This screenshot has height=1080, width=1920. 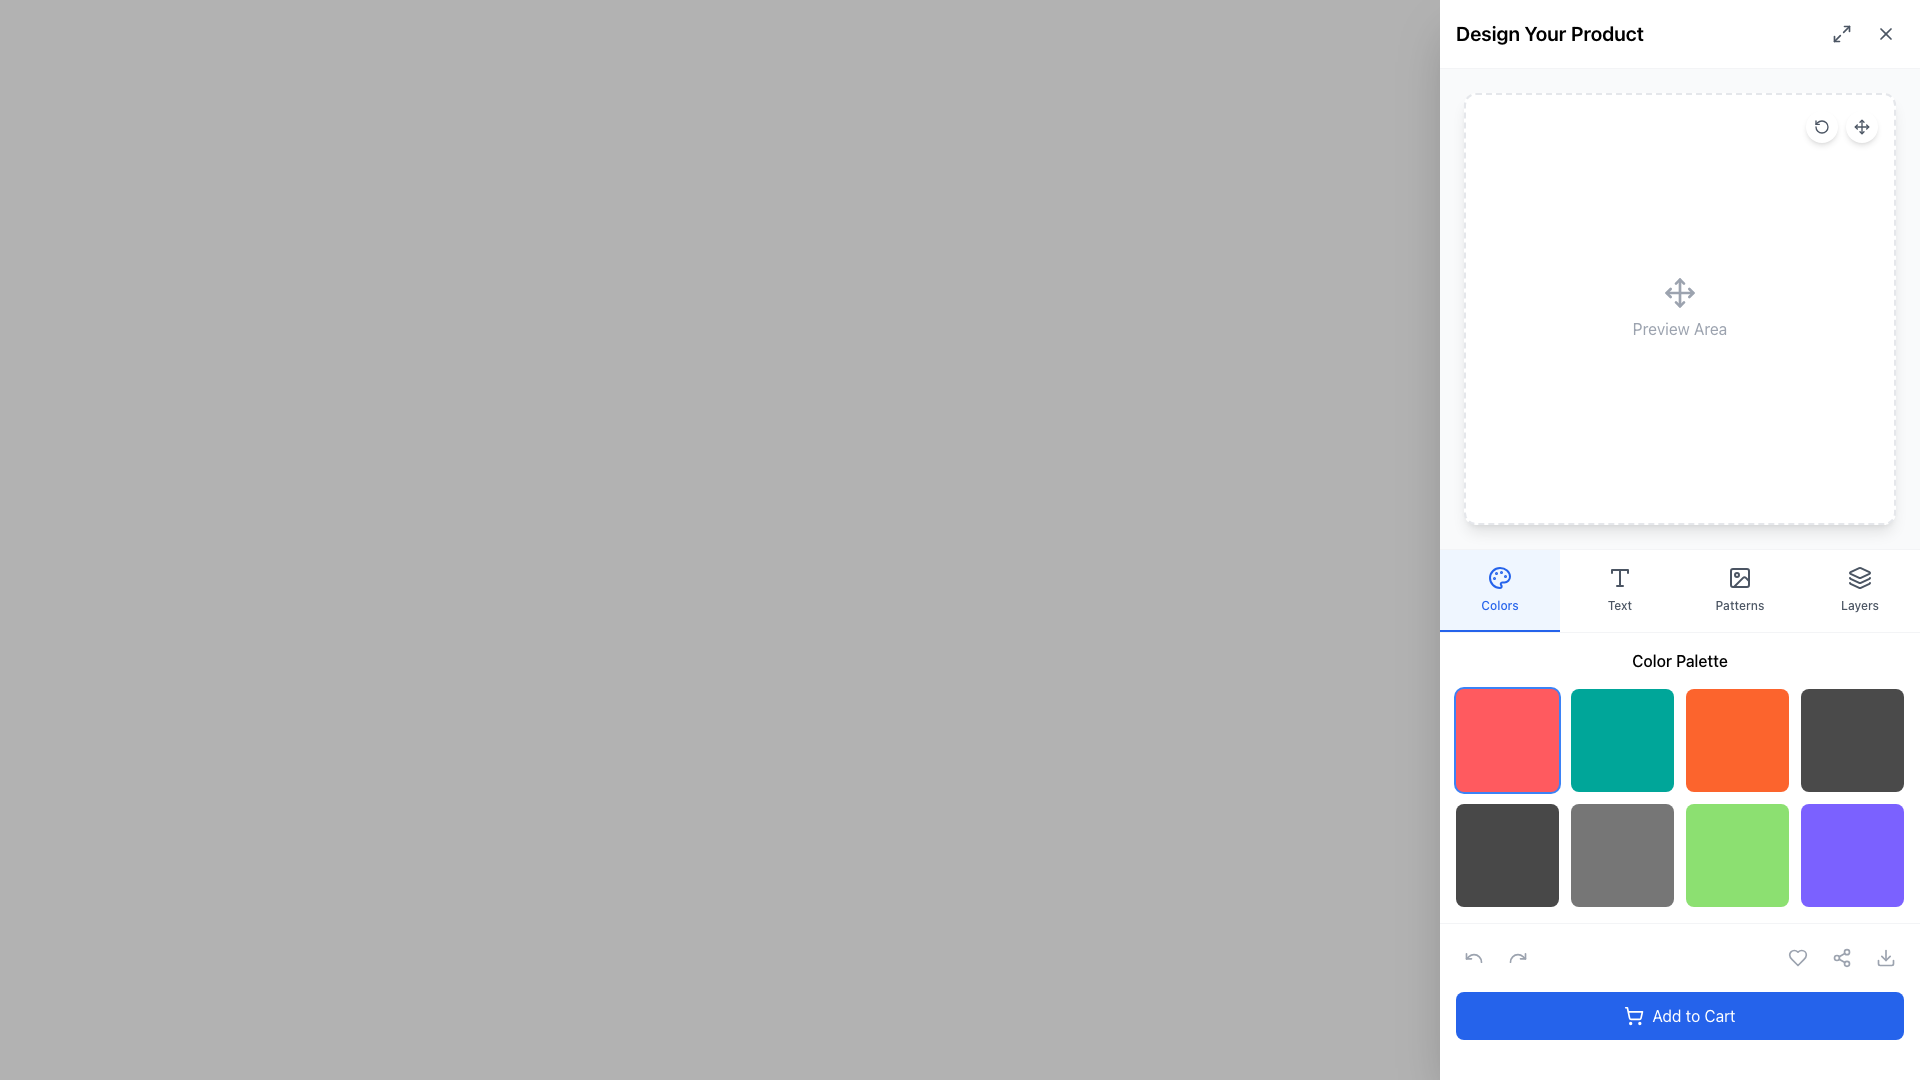 I want to click on the square interactive button with a gray background in the 'Color Palette' section, so click(x=1622, y=855).